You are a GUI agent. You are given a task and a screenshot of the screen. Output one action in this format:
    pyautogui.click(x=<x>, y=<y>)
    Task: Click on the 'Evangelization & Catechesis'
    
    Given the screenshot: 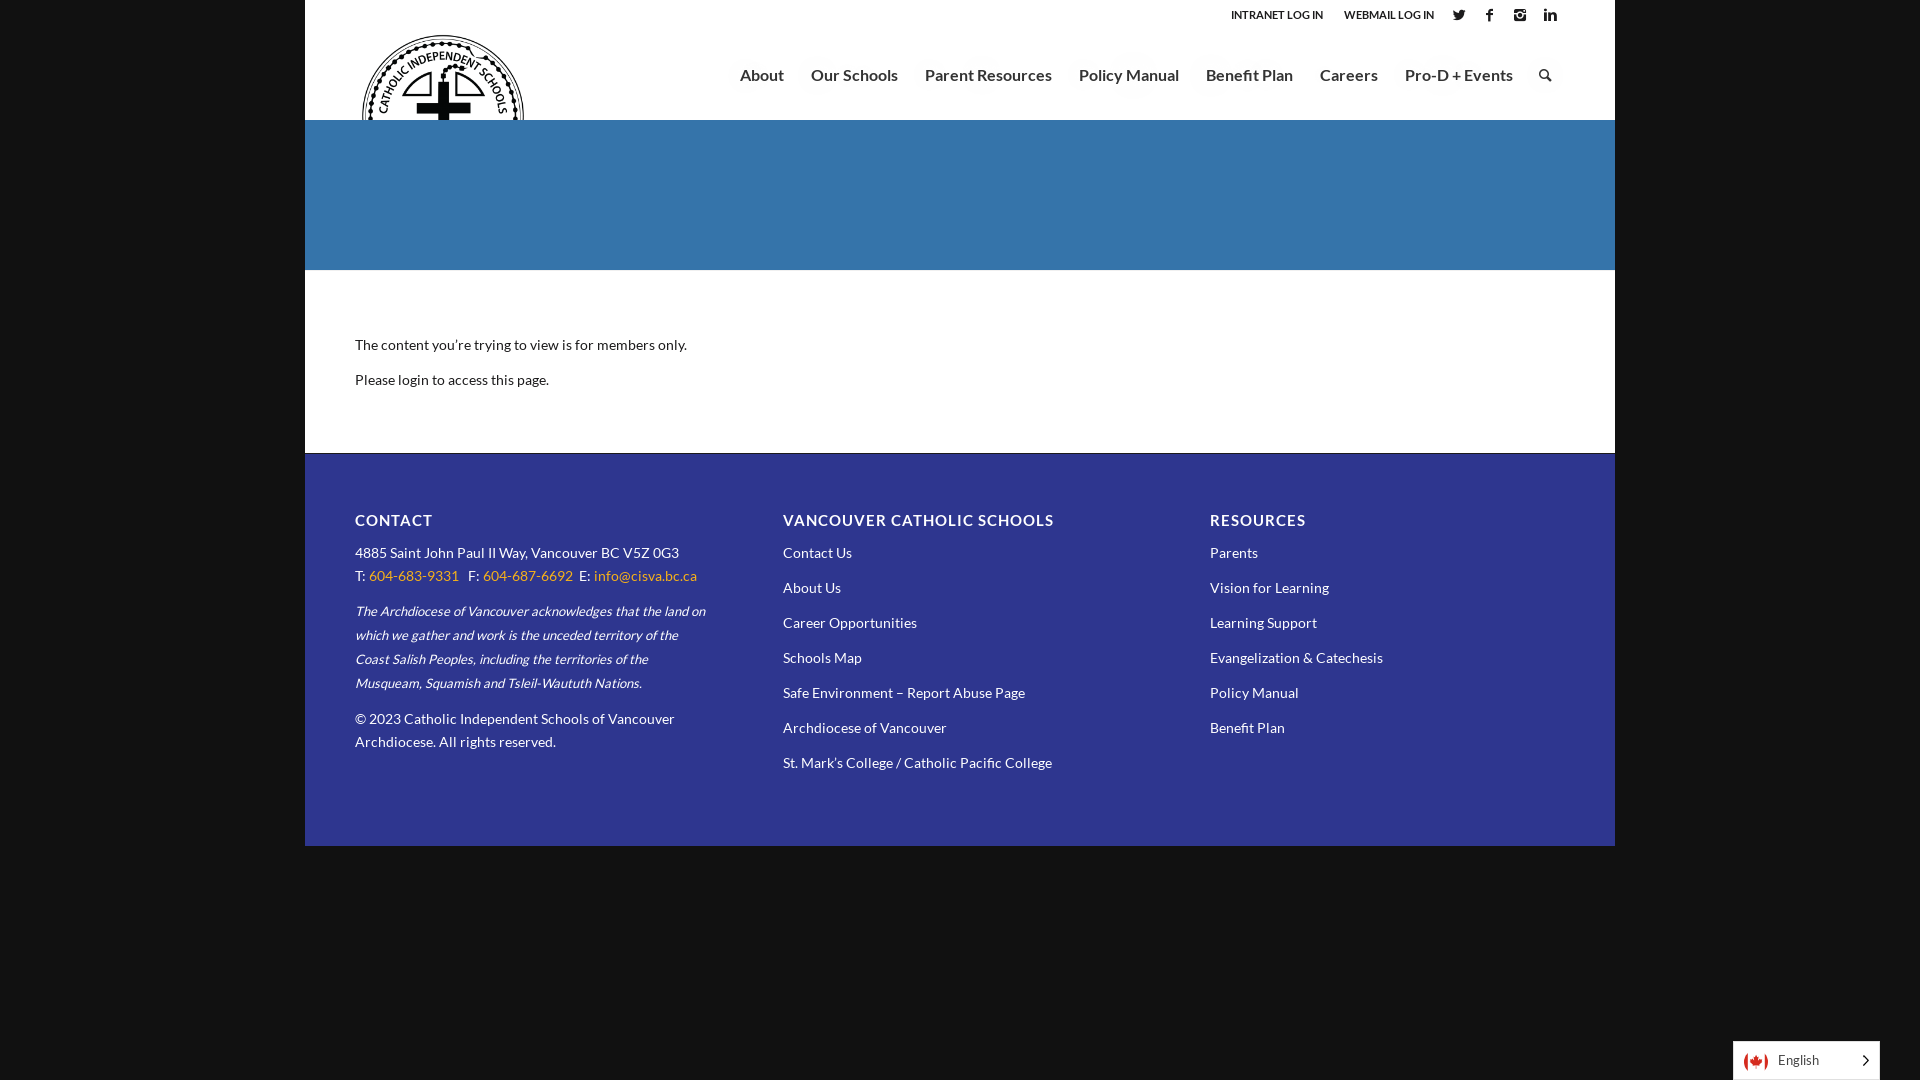 What is the action you would take?
    pyautogui.click(x=1296, y=657)
    